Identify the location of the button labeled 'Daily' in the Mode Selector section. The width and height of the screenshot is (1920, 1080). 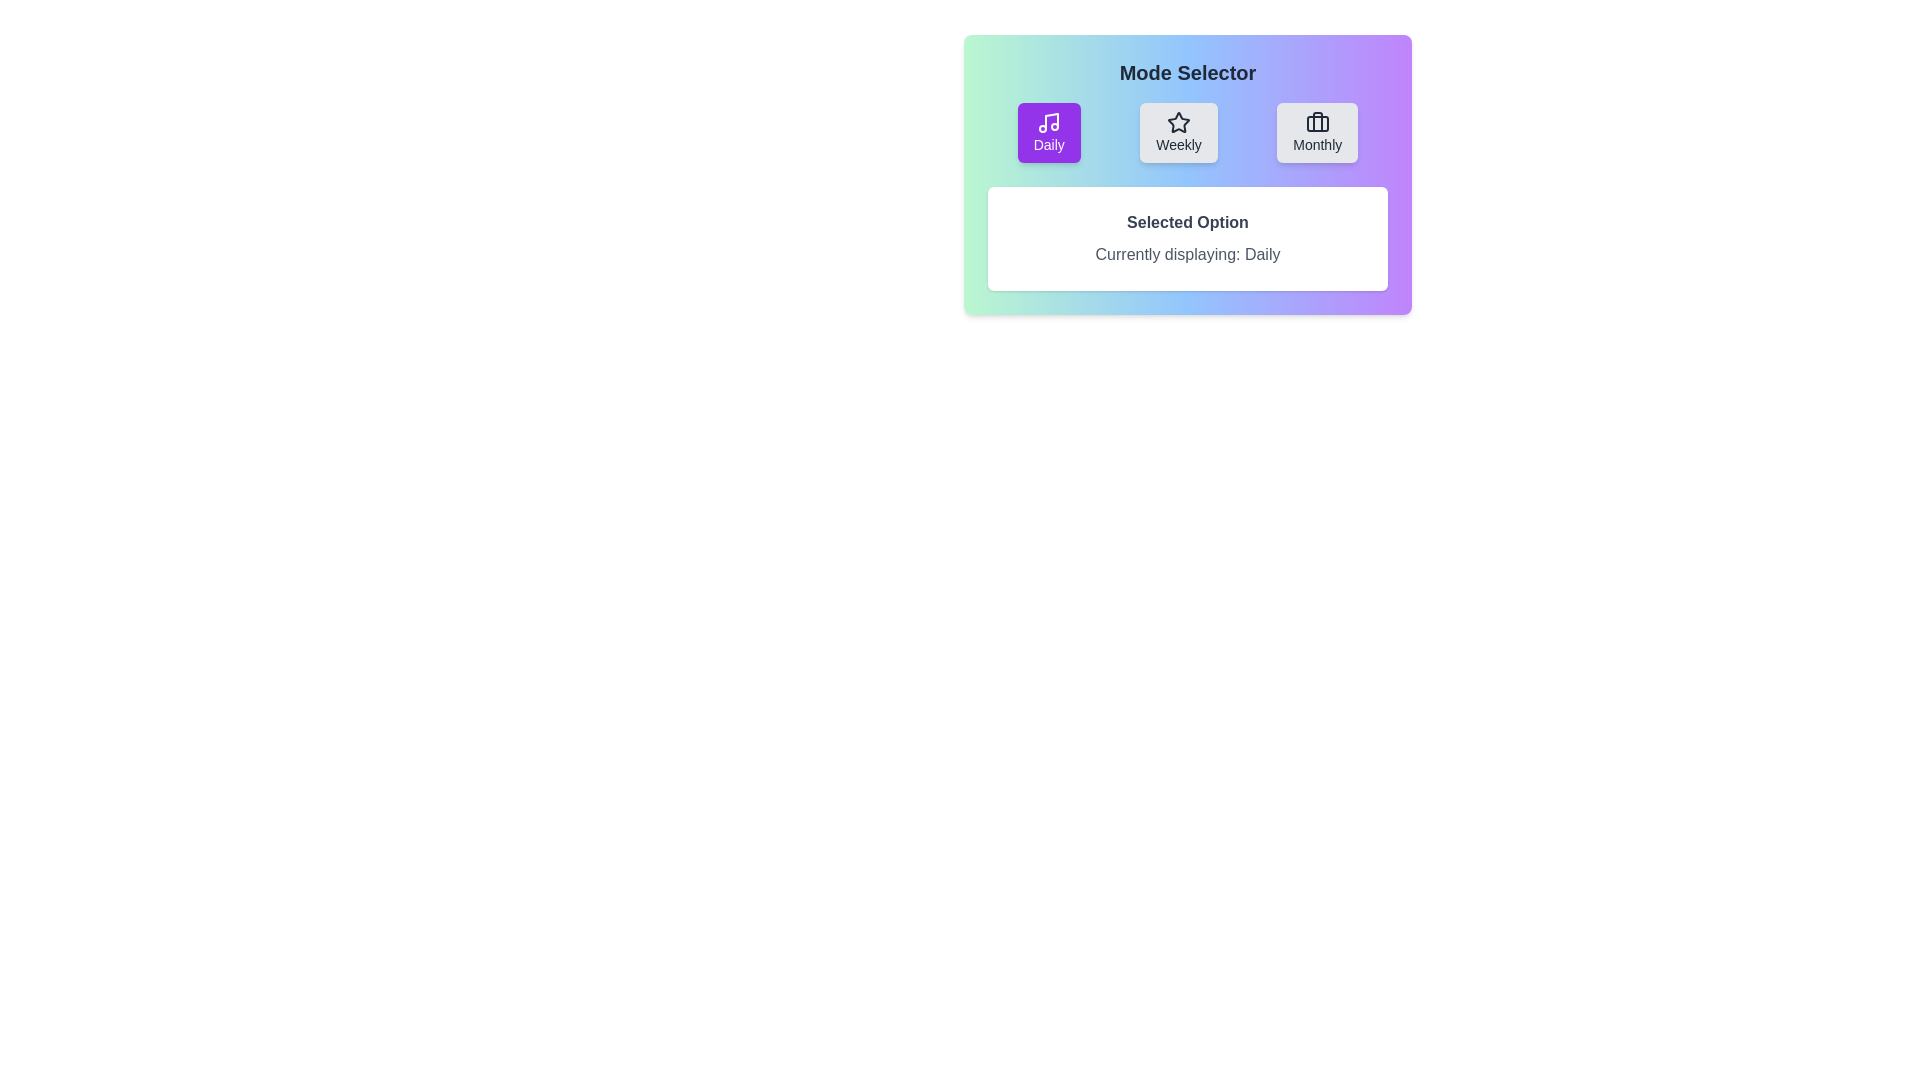
(1188, 132).